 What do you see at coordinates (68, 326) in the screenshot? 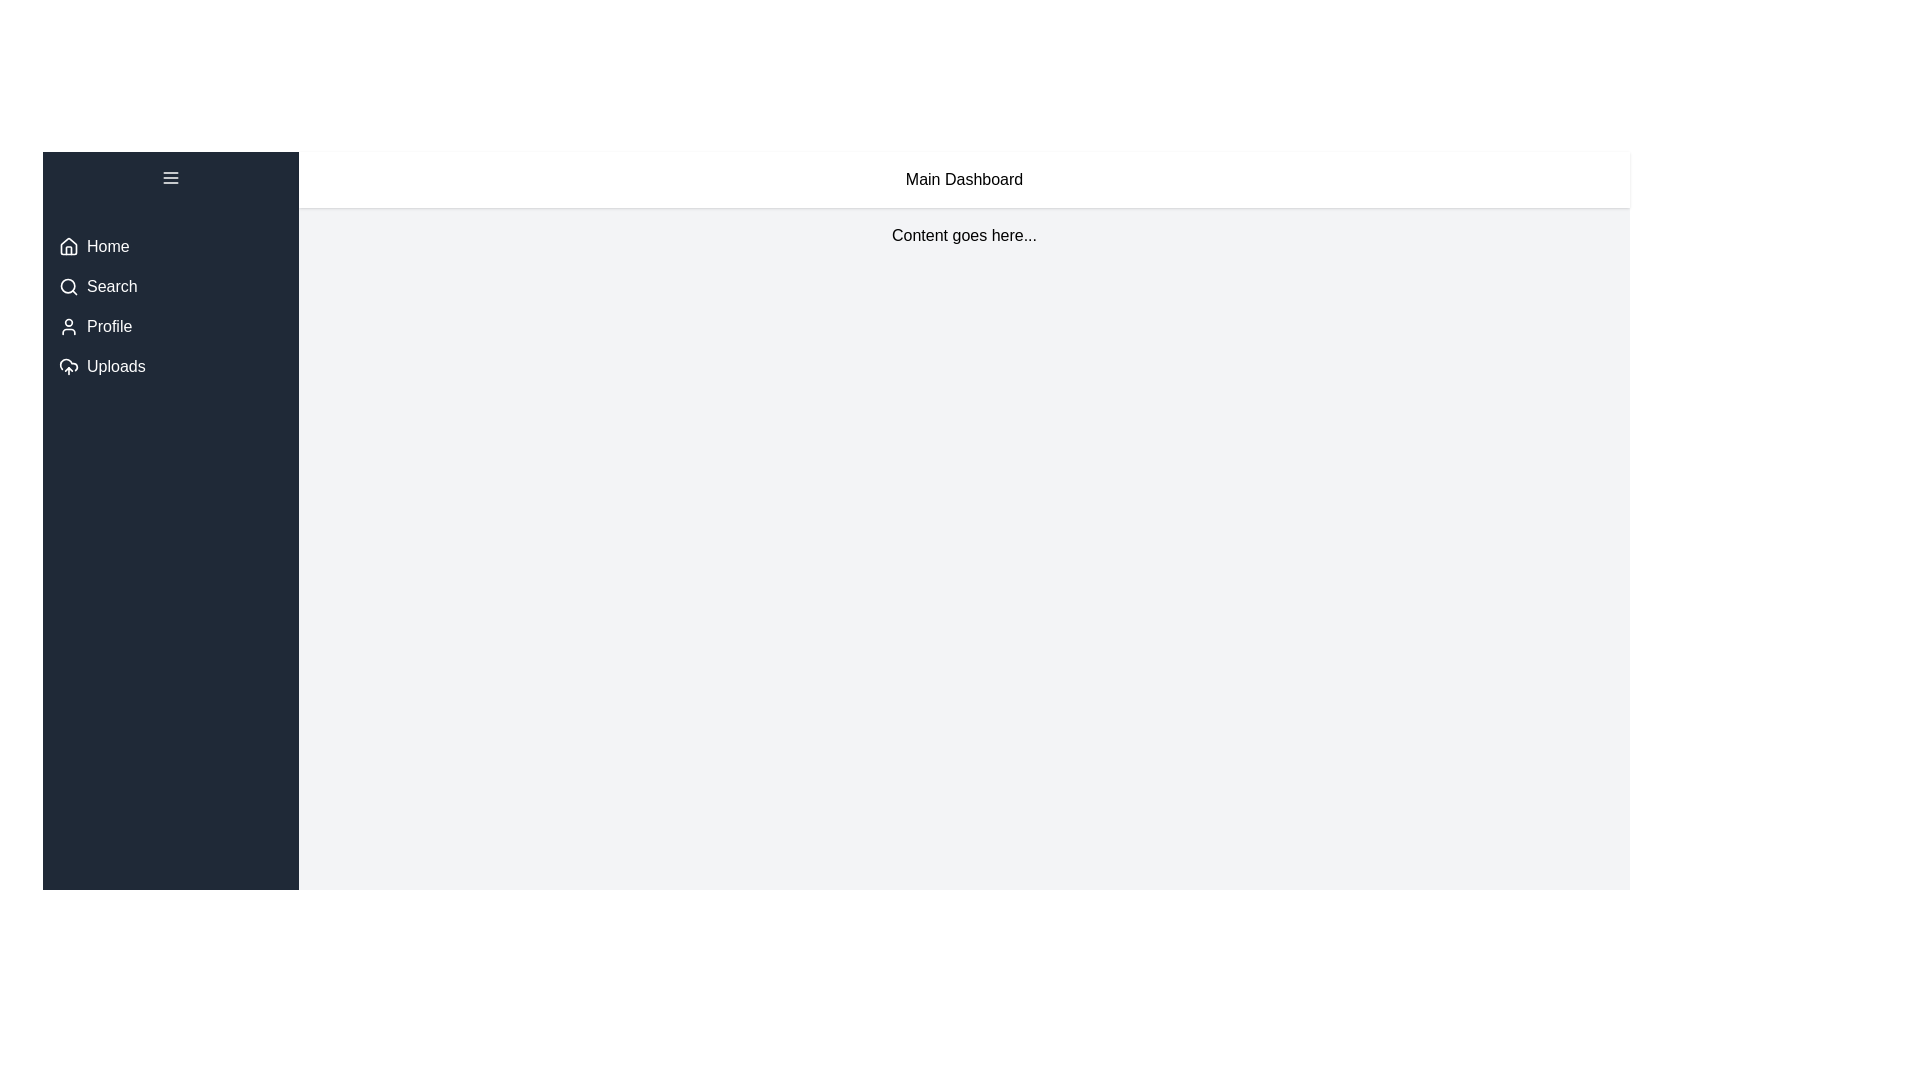
I see `the small, circular user icon located on the left sidebar, positioned between the 'Search' and 'Uploads' items` at bounding box center [68, 326].